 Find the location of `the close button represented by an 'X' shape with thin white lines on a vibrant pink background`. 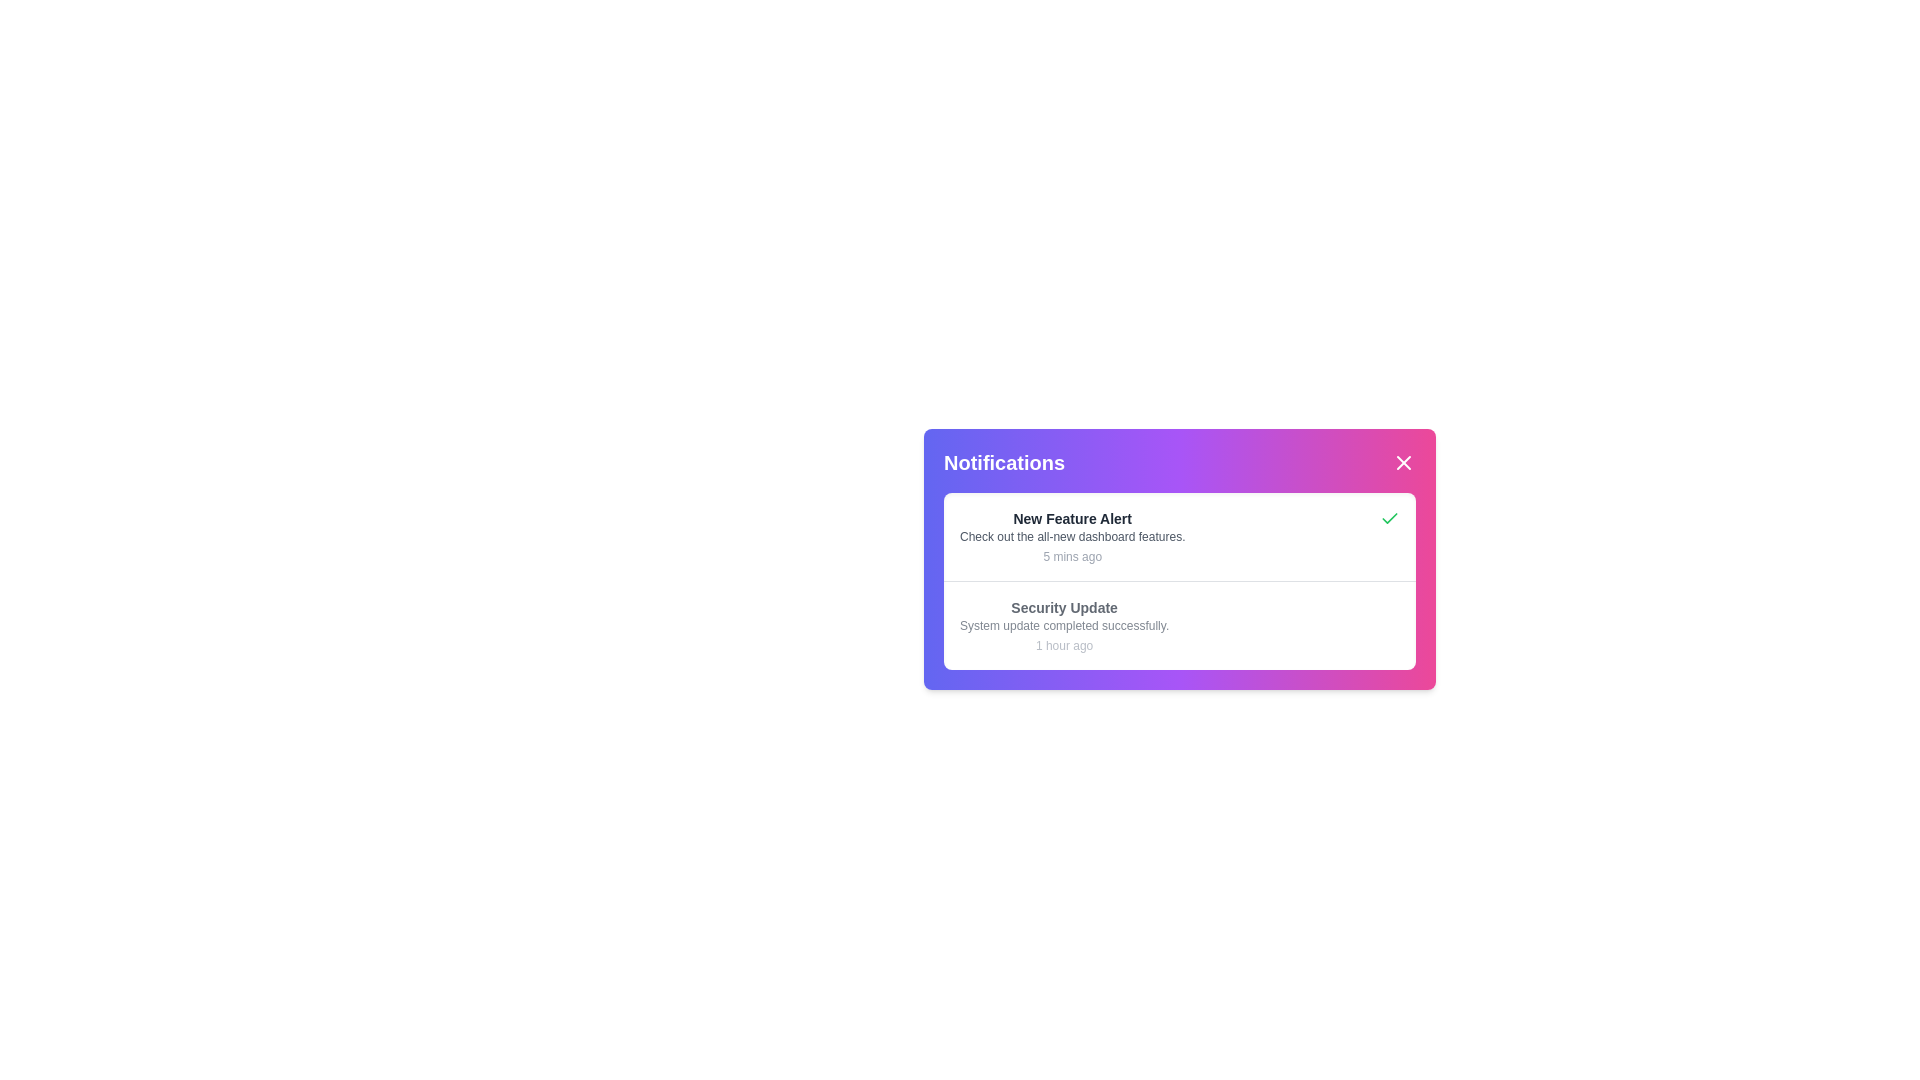

the close button represented by an 'X' shape with thin white lines on a vibrant pink background is located at coordinates (1402, 462).